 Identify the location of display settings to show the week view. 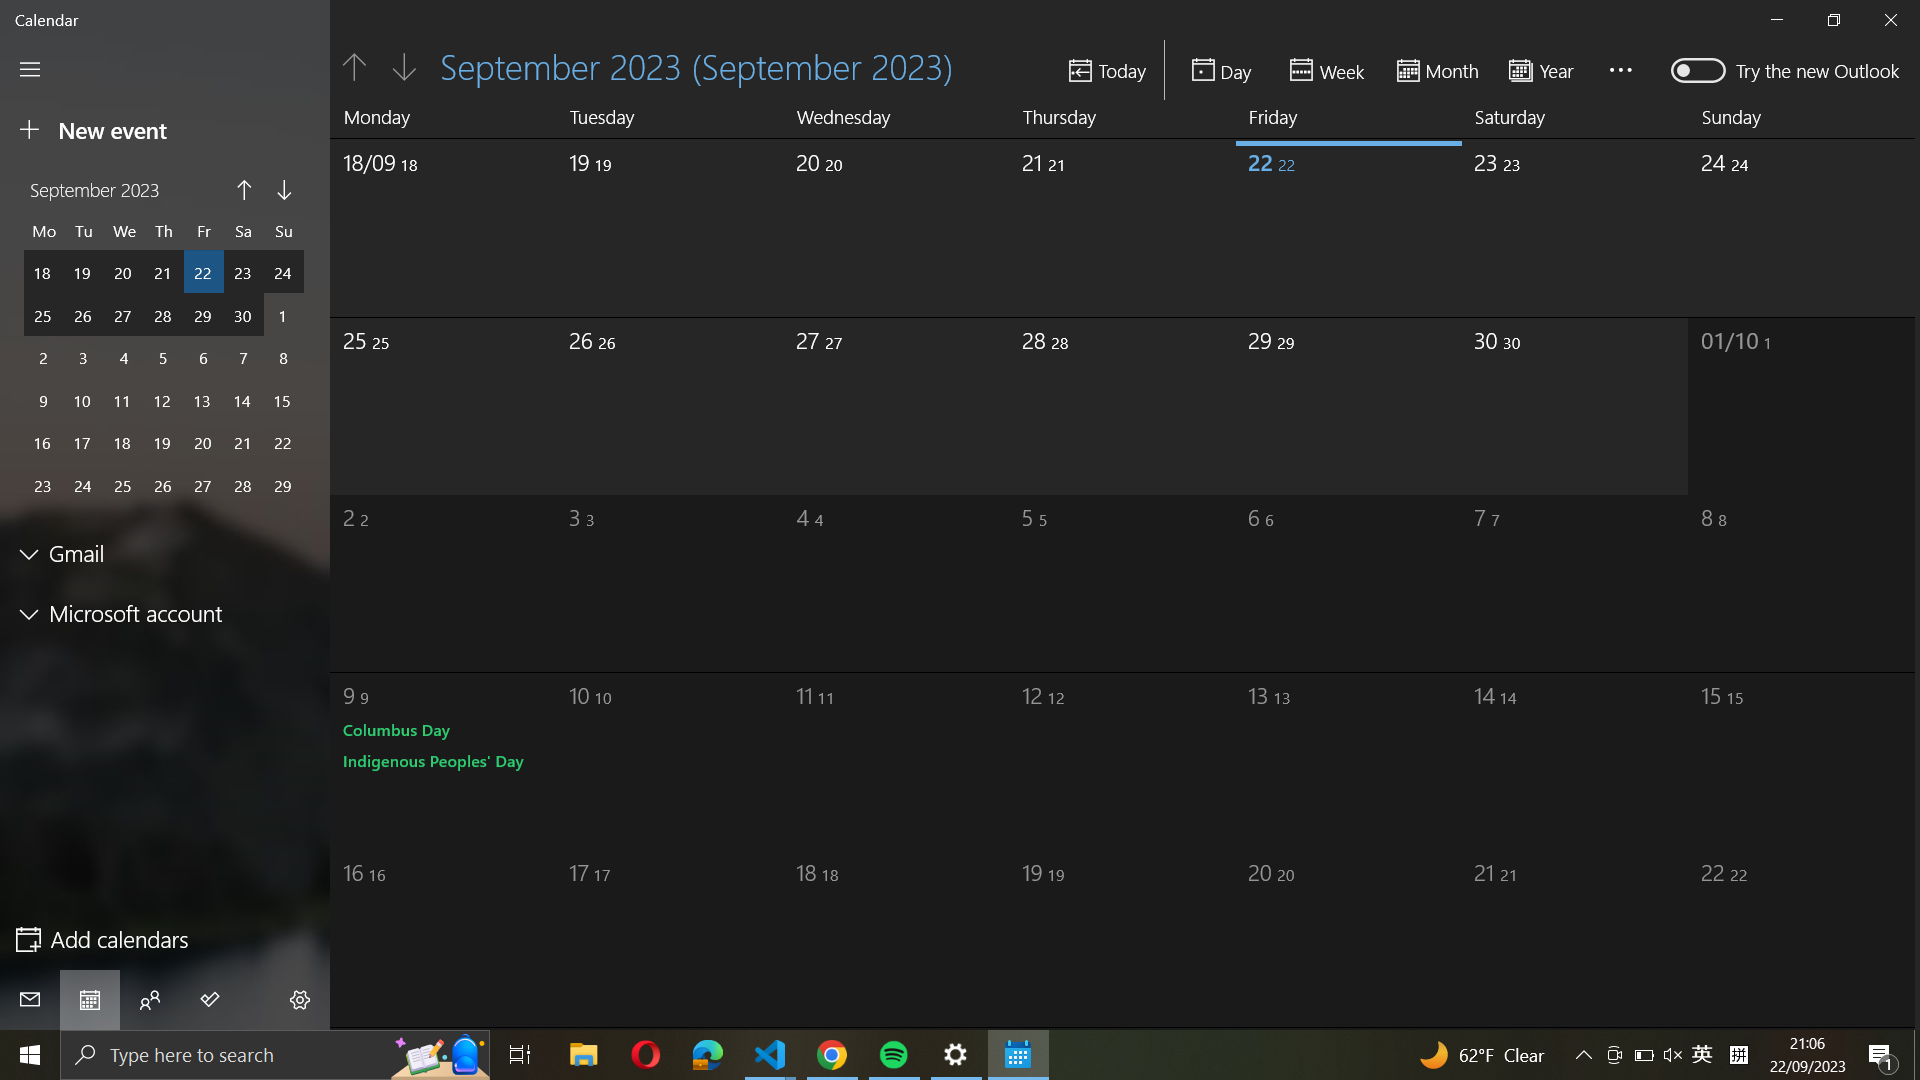
(1329, 68).